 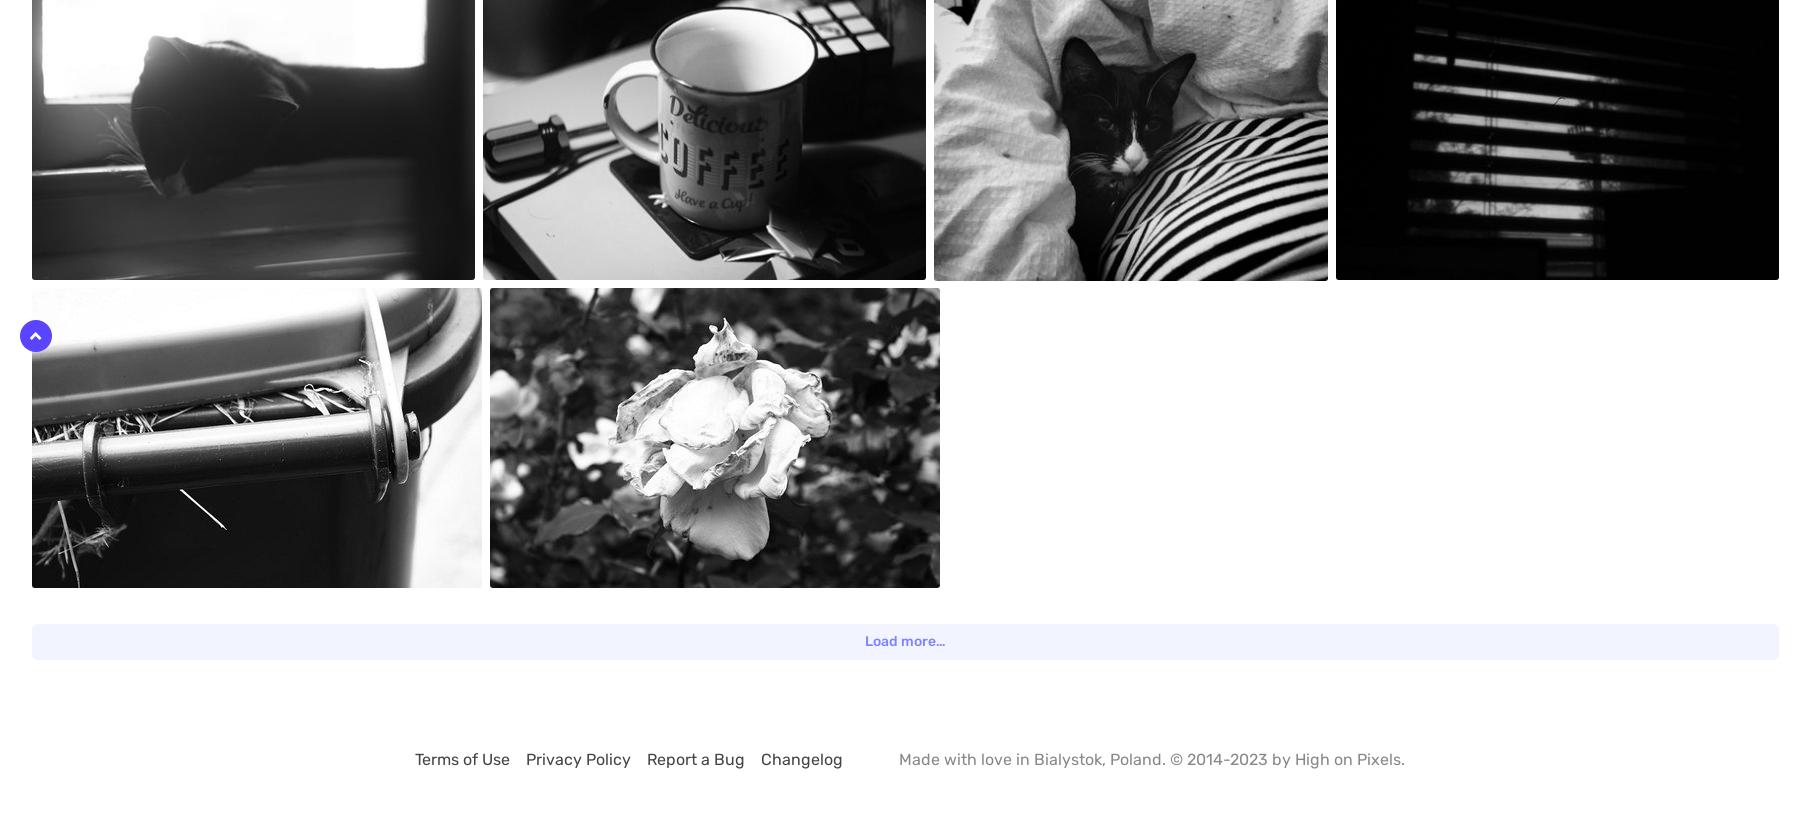 What do you see at coordinates (1293, 758) in the screenshot?
I see `'High on Pixels'` at bounding box center [1293, 758].